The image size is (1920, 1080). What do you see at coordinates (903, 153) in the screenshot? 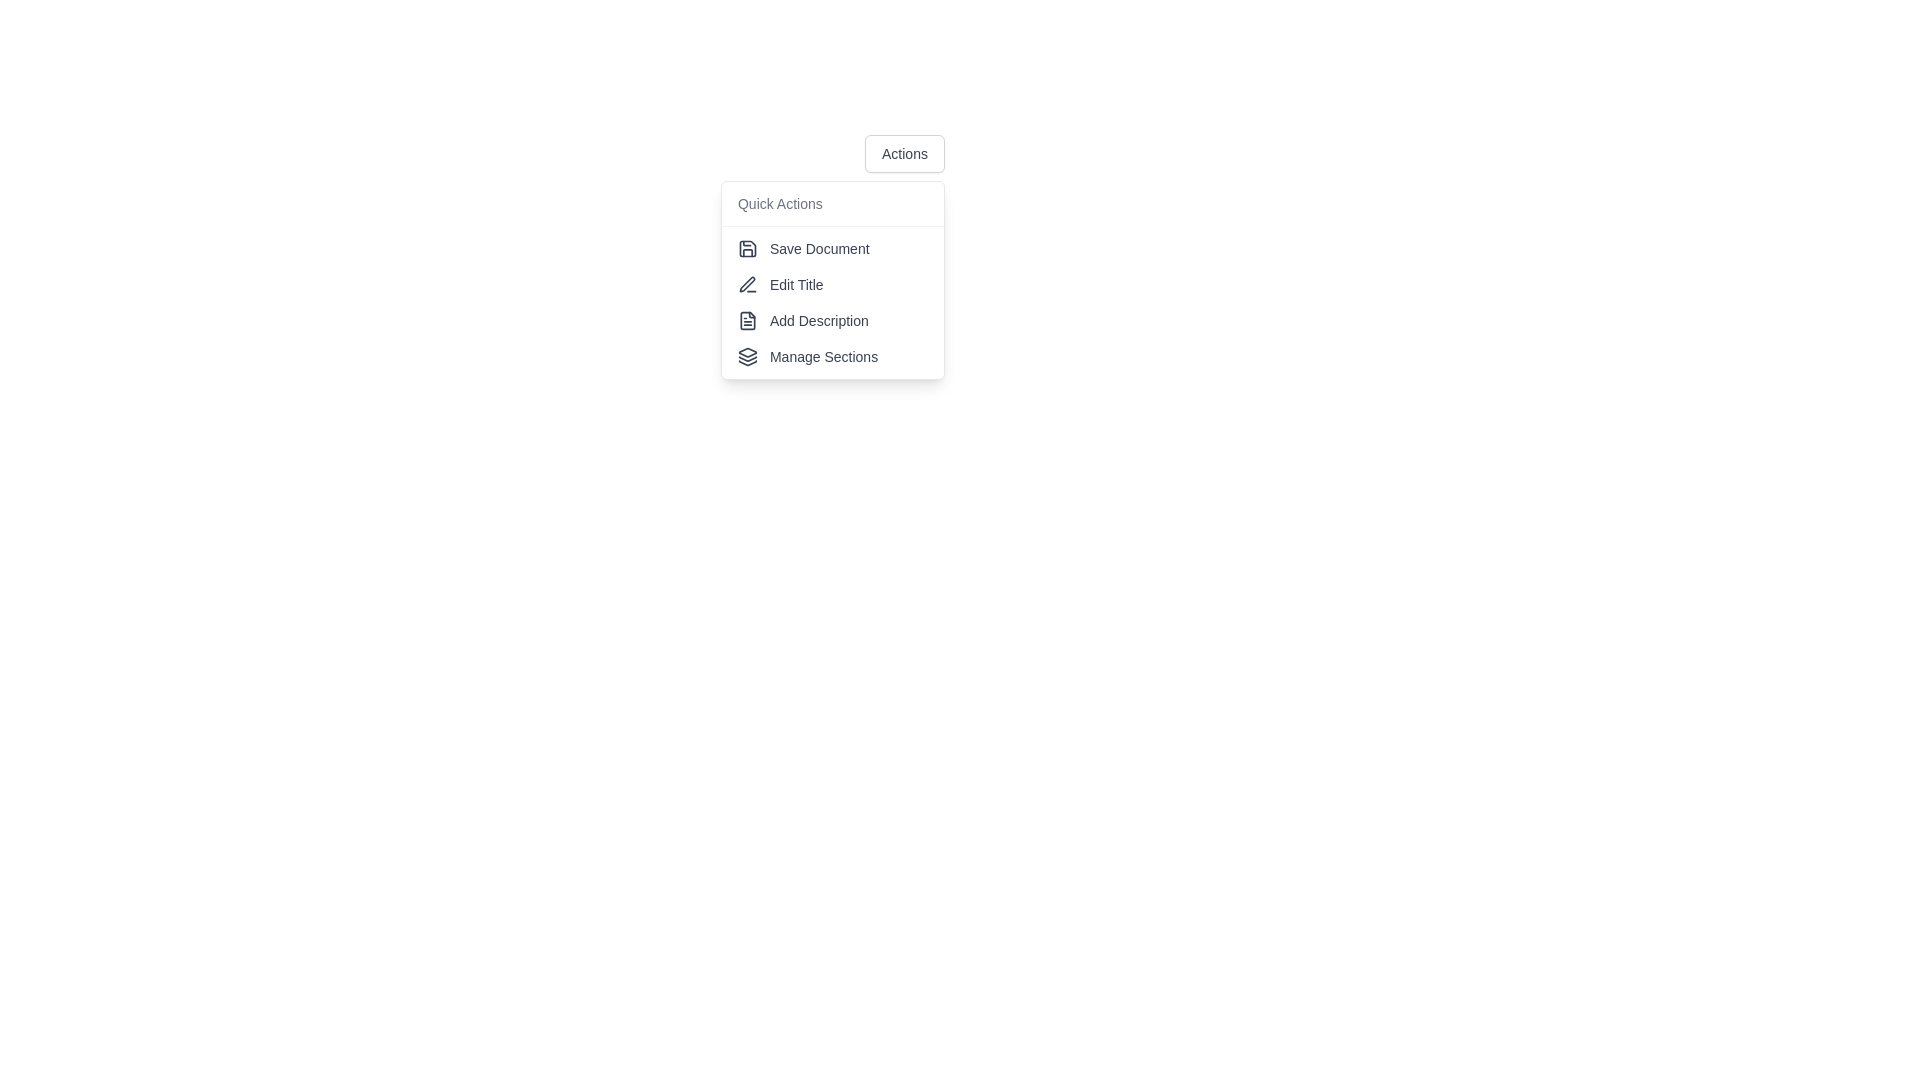
I see `the button located near the top of the dropdown menu that displays additional options like 'Save Document', 'Edit Title', and 'Add Description'` at bounding box center [903, 153].